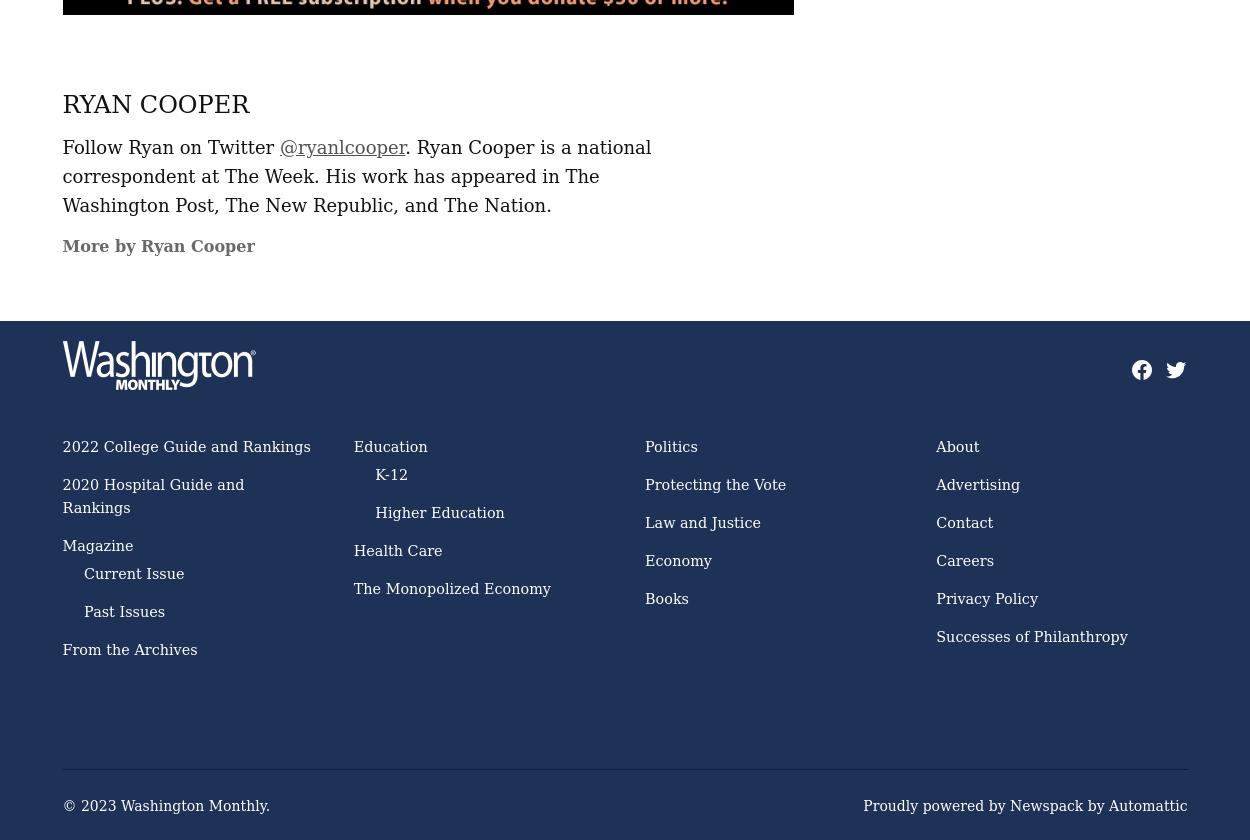 This screenshot has width=1250, height=840. I want to click on 'Magazine', so click(96, 544).